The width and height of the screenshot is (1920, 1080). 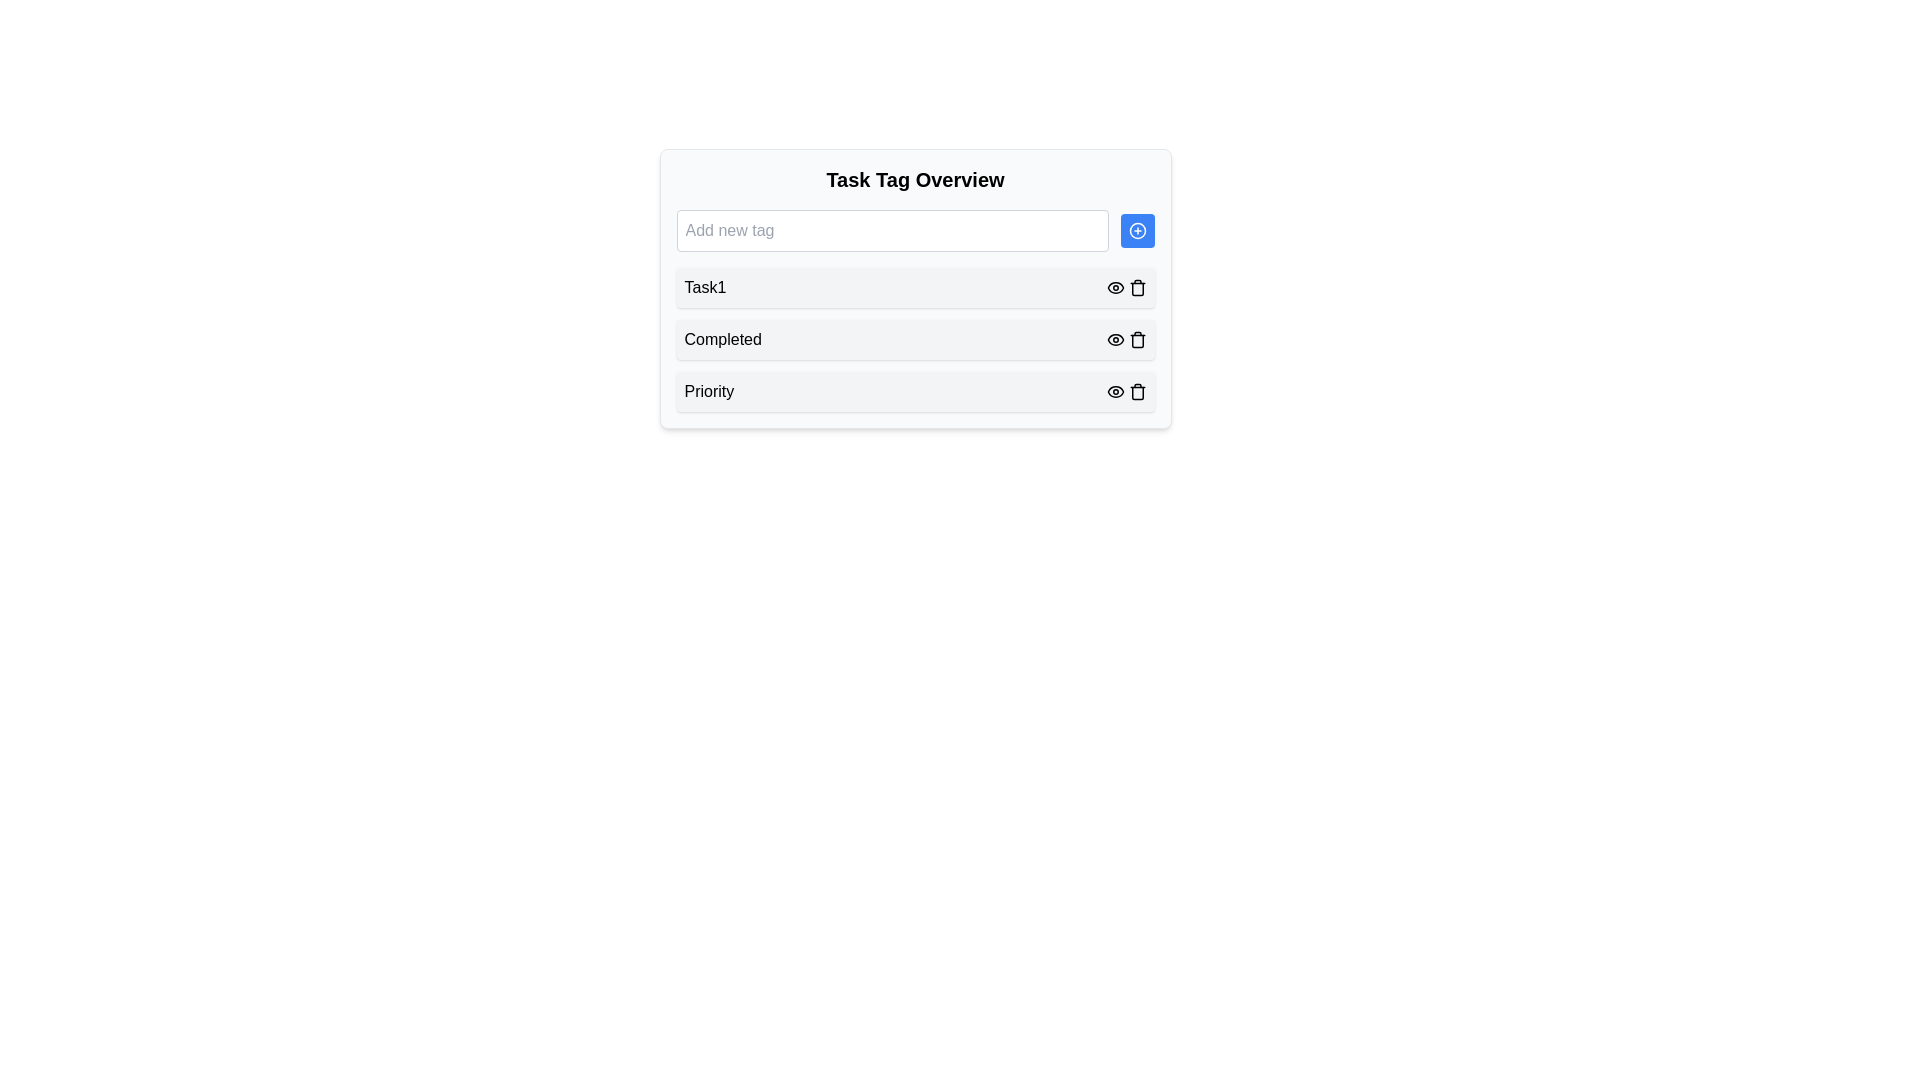 I want to click on the button that adds a new tag to observe its visual effects in the 'Task Tag Overview' interface, so click(x=1137, y=230).